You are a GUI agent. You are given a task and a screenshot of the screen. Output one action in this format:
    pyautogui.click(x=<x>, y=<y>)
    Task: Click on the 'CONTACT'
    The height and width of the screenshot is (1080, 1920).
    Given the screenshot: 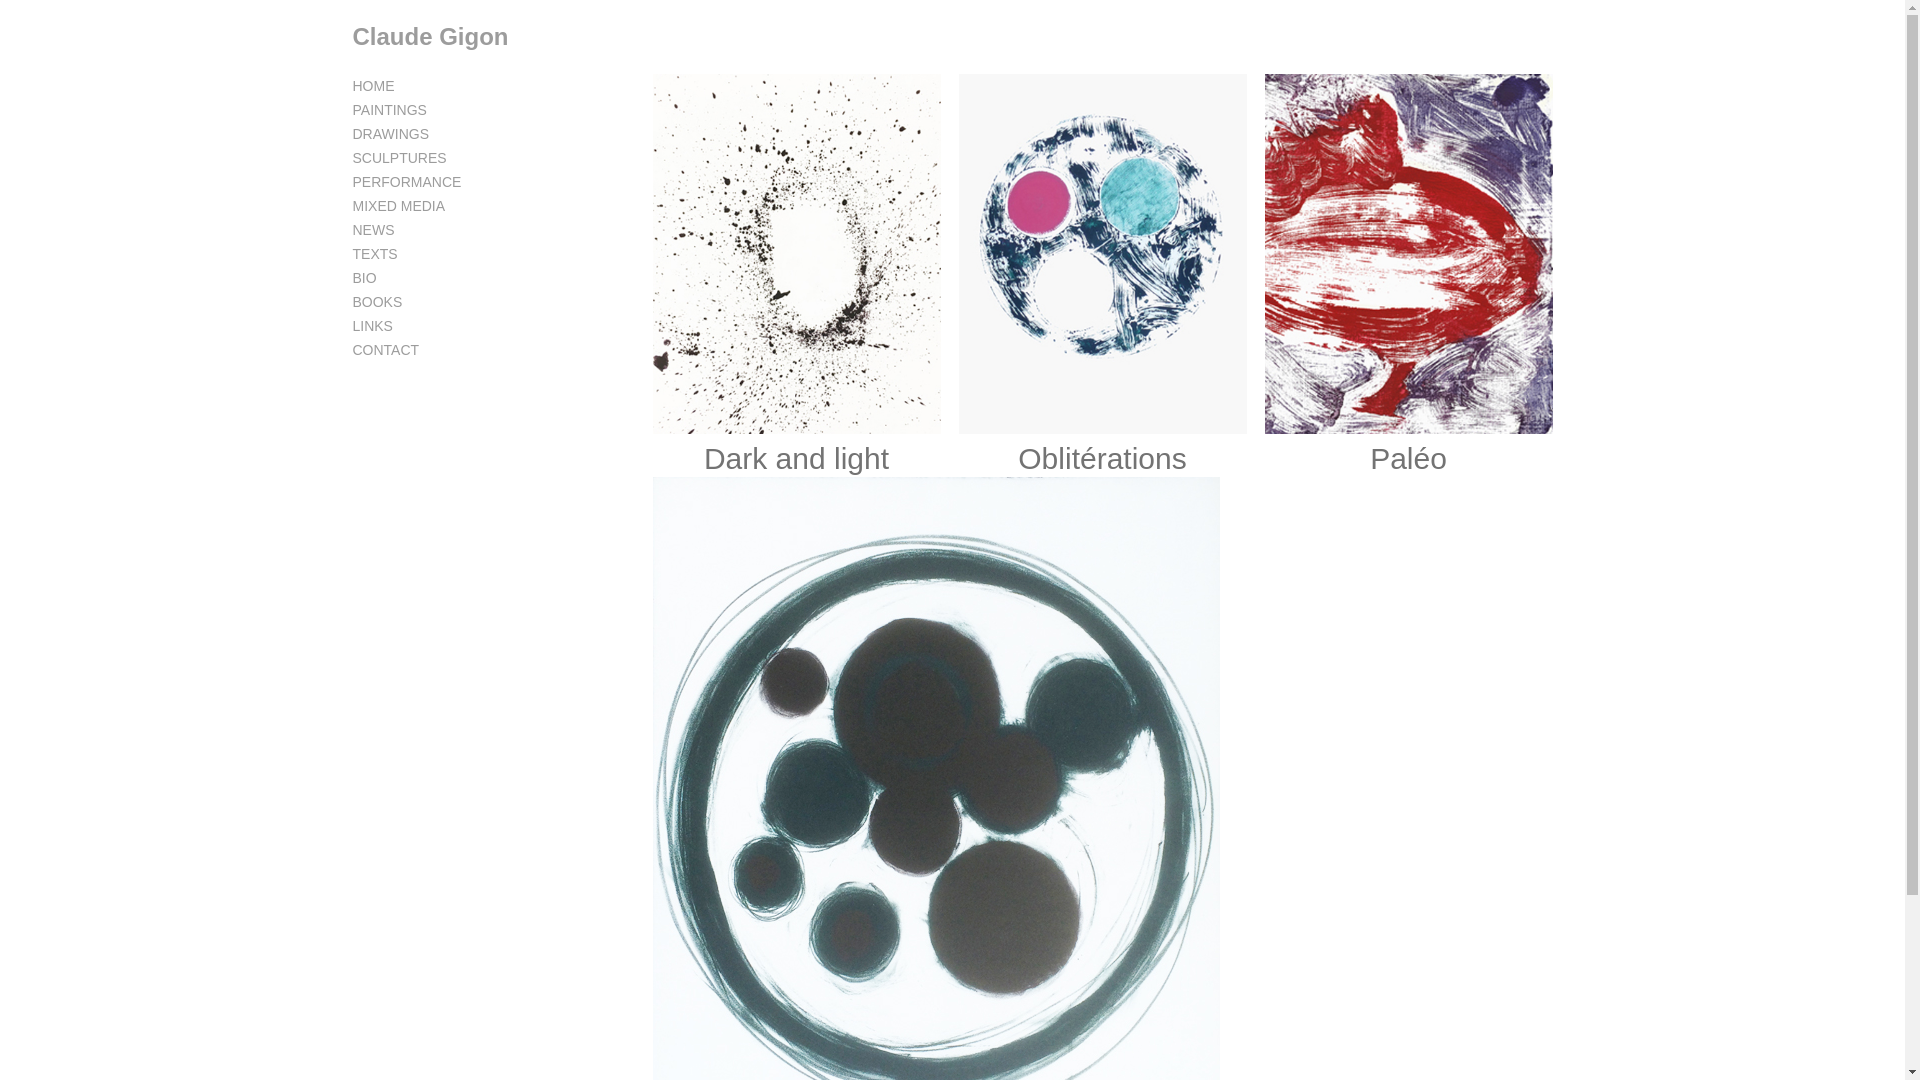 What is the action you would take?
    pyautogui.click(x=351, y=349)
    